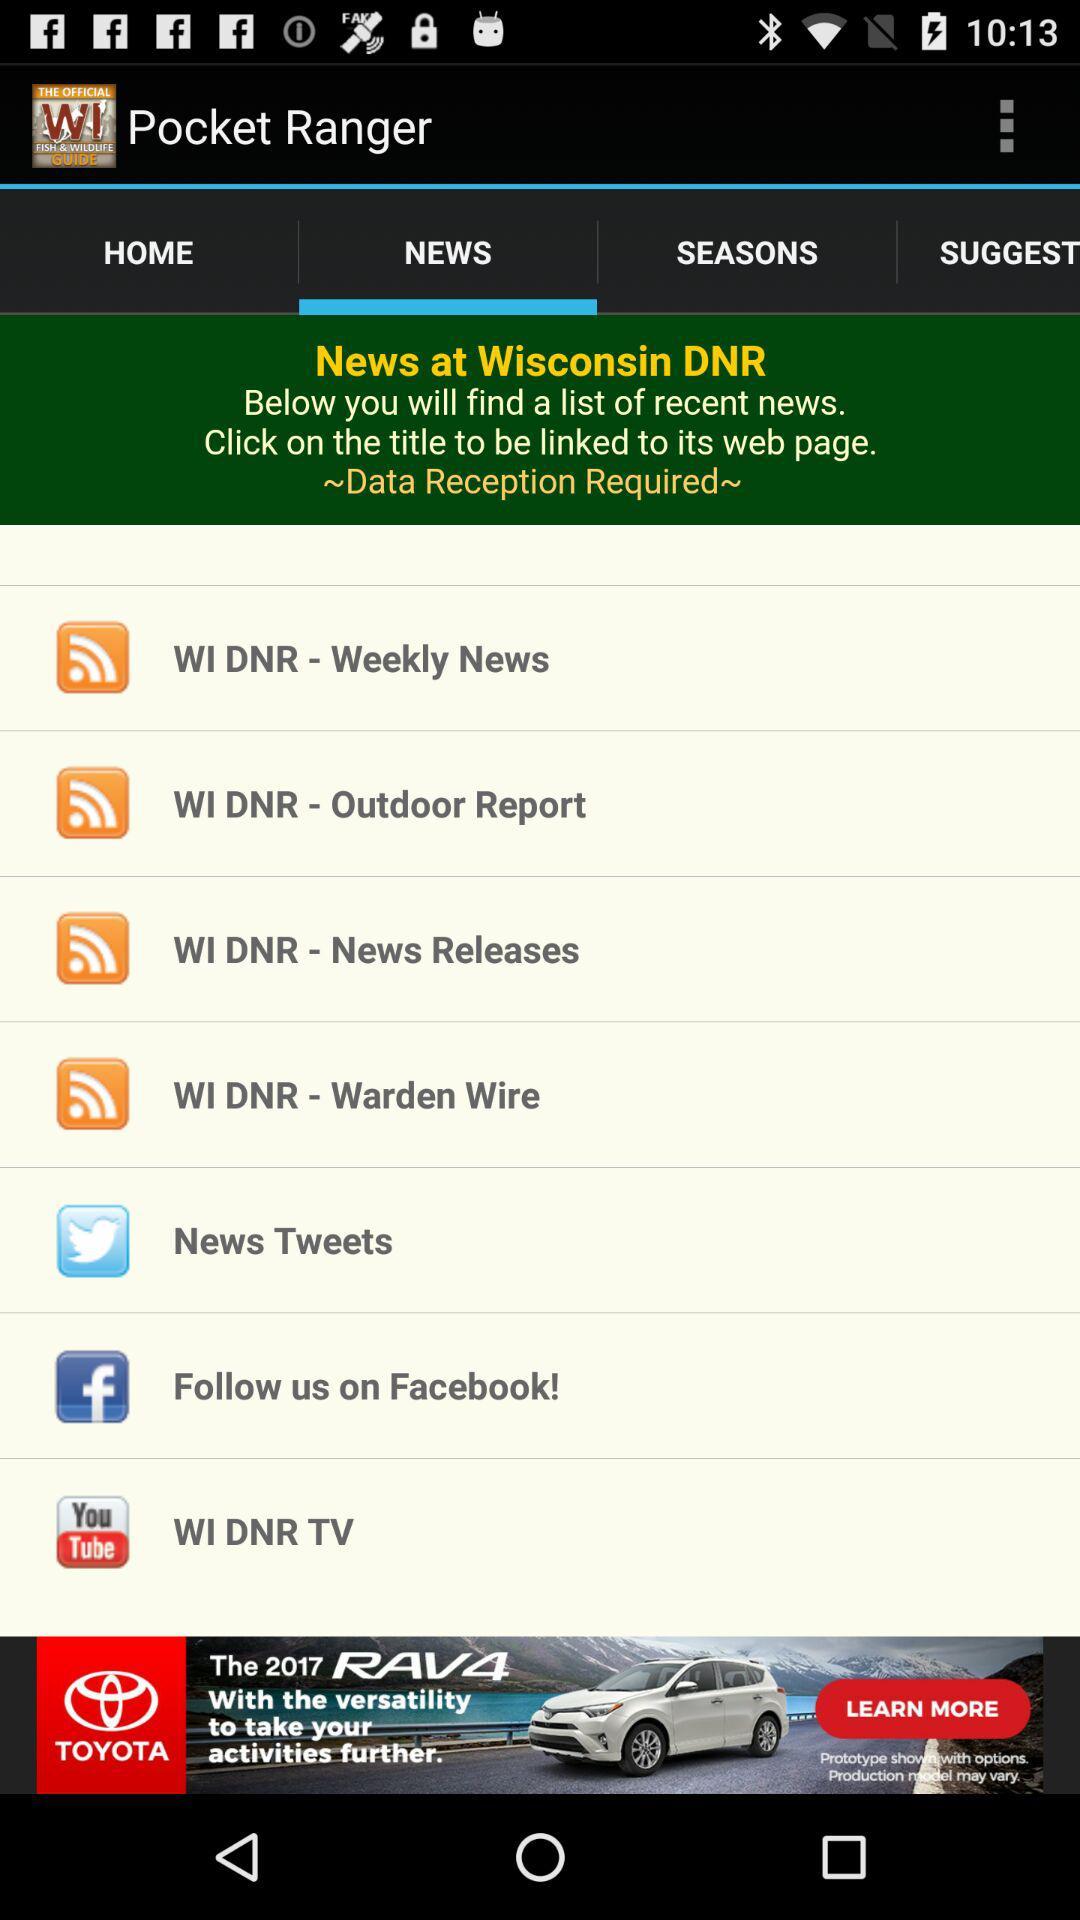 The width and height of the screenshot is (1080, 1920). Describe the element at coordinates (540, 1714) in the screenshot. I see `advertisement banner` at that location.